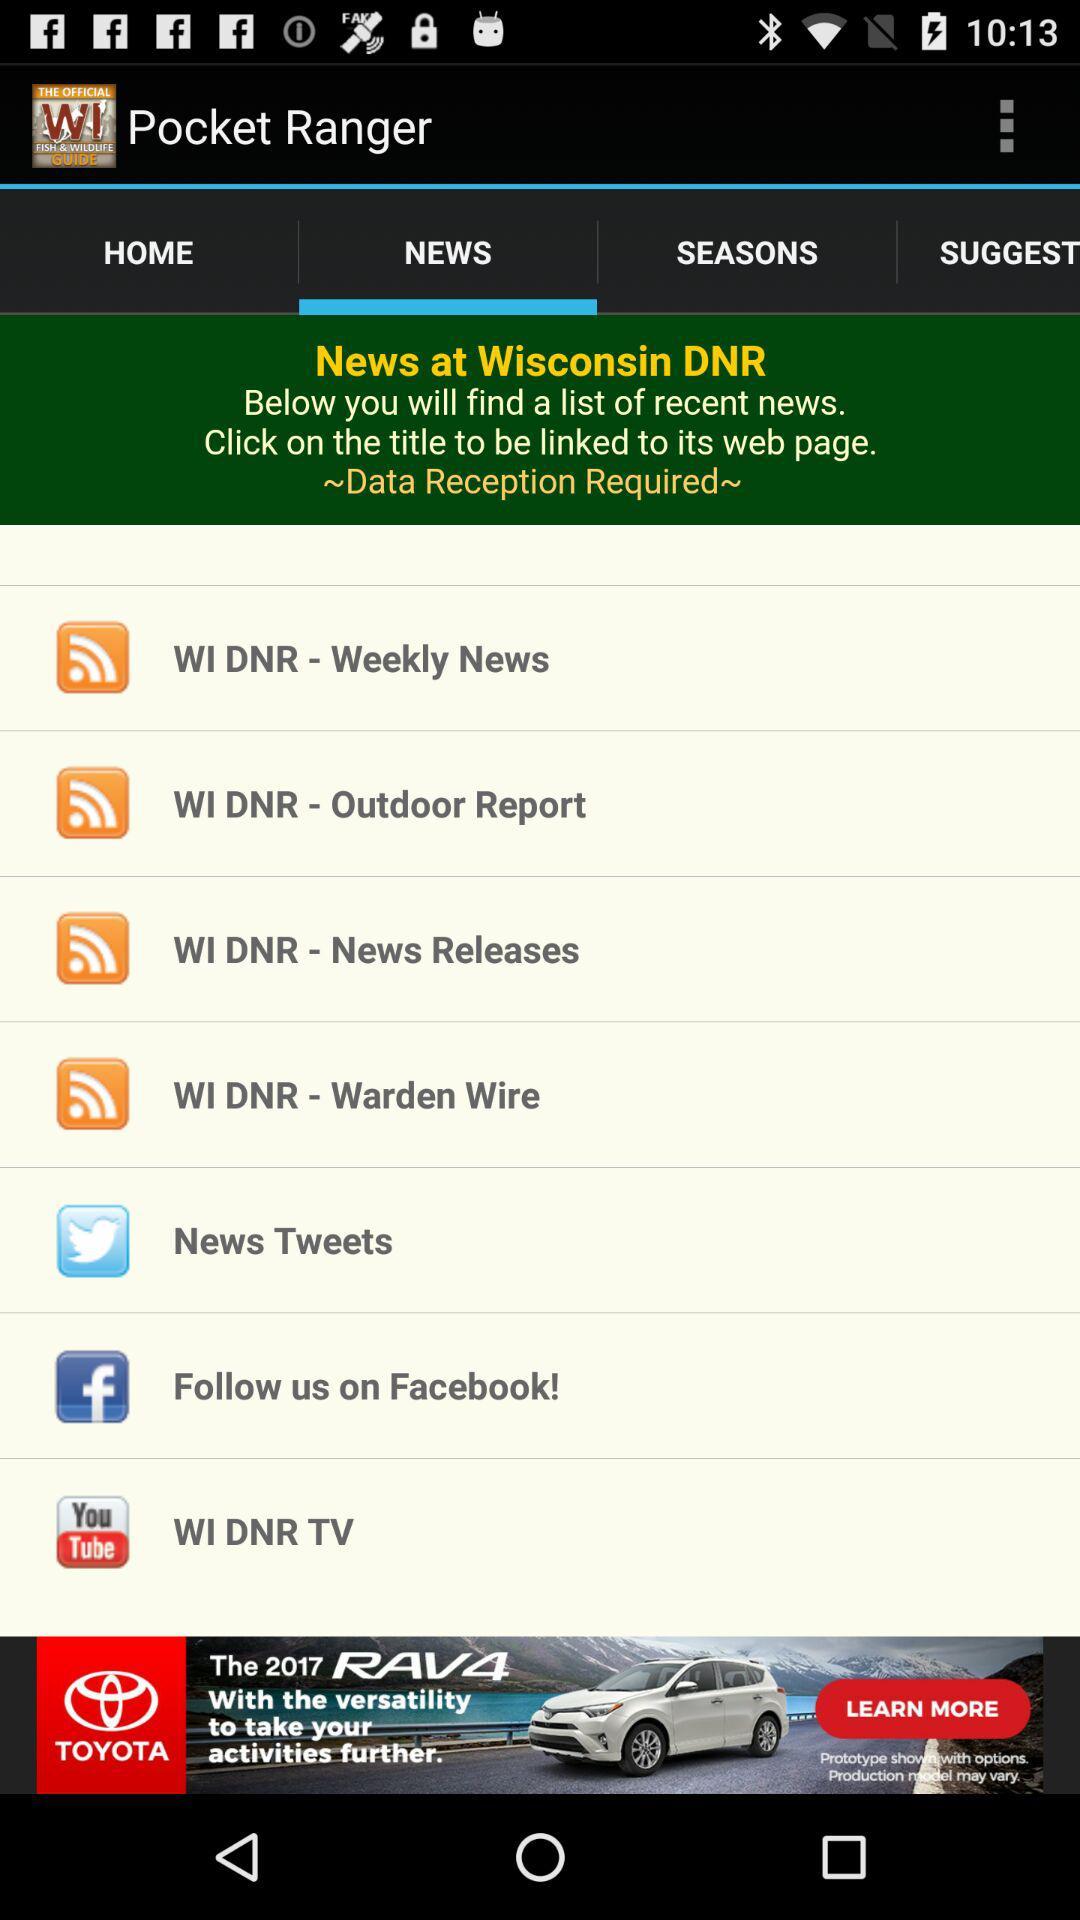 The width and height of the screenshot is (1080, 1920). Describe the element at coordinates (540, 1714) in the screenshot. I see `advertisement banner` at that location.